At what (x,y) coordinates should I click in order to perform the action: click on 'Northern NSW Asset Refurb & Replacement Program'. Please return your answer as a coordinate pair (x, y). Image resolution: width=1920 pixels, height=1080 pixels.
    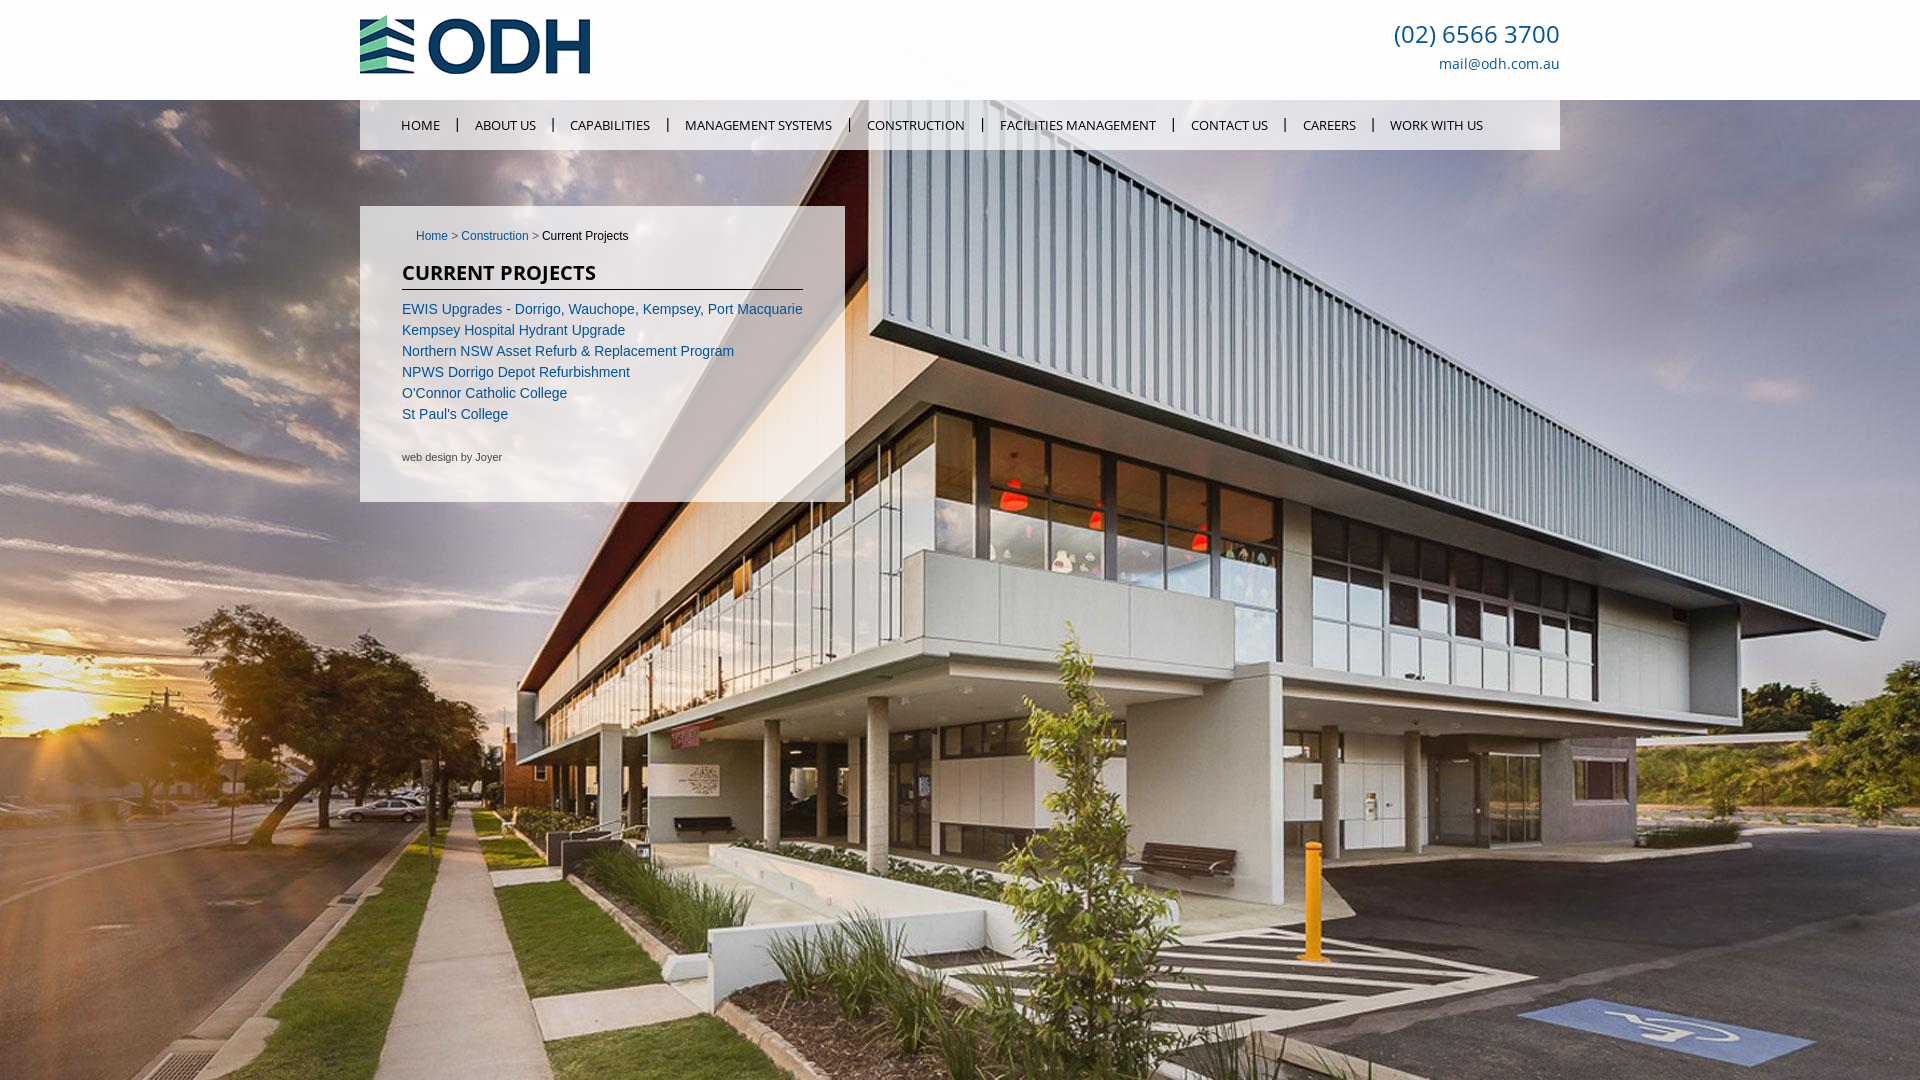
    Looking at the image, I should click on (566, 350).